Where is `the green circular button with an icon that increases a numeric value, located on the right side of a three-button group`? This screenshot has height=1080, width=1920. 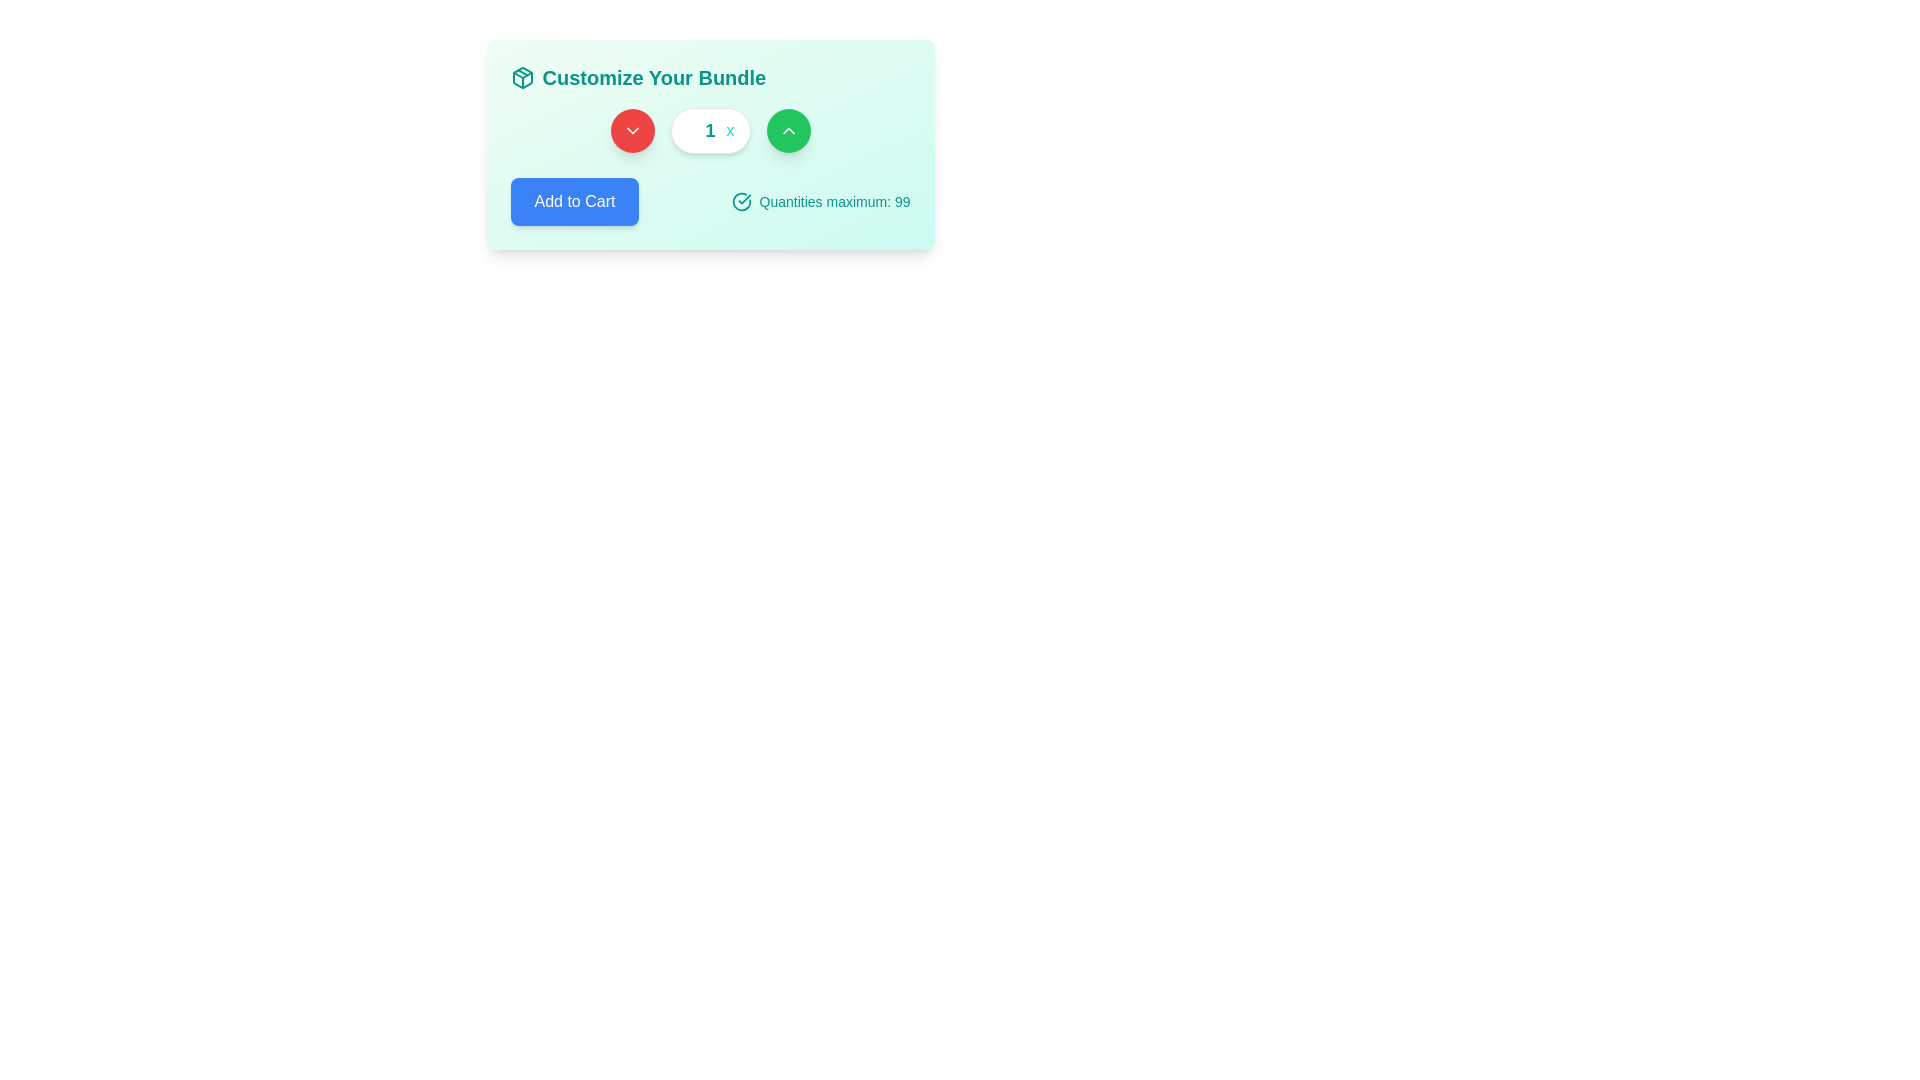 the green circular button with an icon that increases a numeric value, located on the right side of a three-button group is located at coordinates (787, 131).